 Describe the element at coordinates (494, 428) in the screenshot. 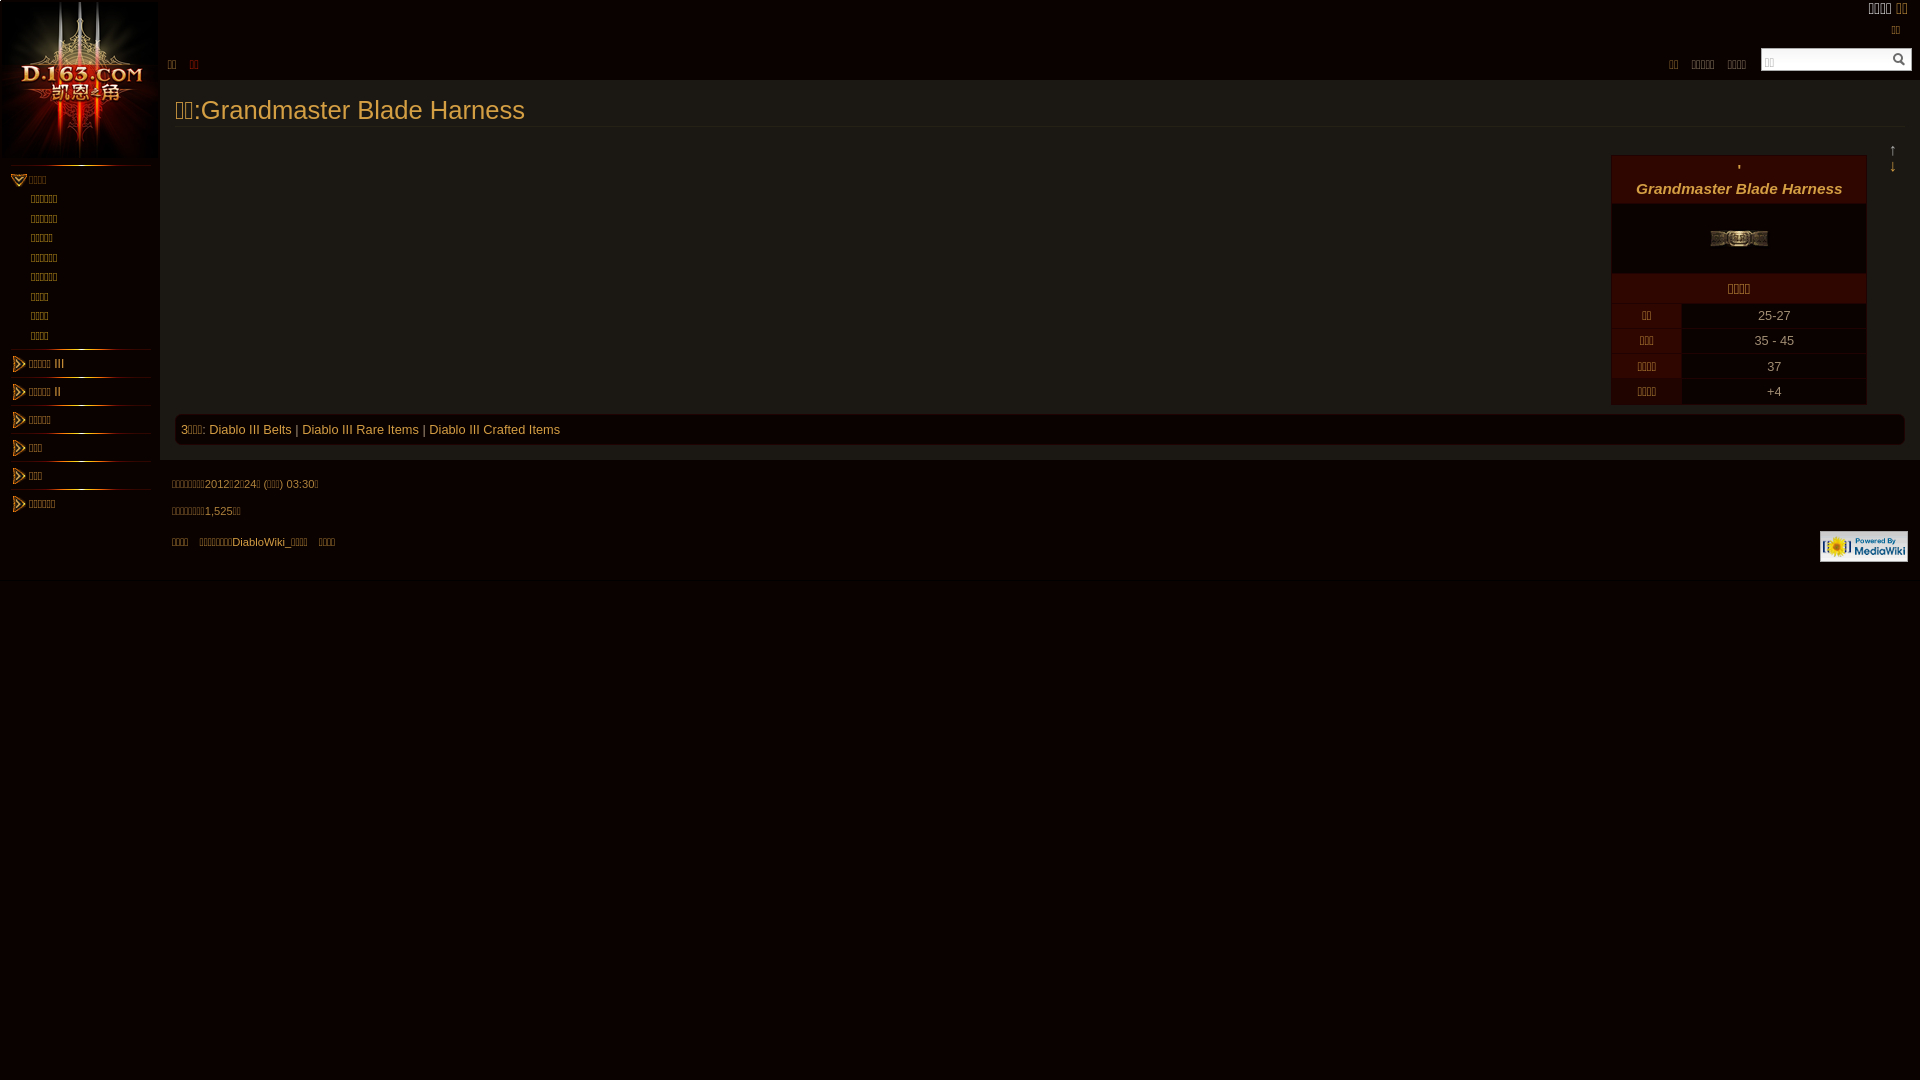

I see `'Diablo III Crafted Items'` at that location.